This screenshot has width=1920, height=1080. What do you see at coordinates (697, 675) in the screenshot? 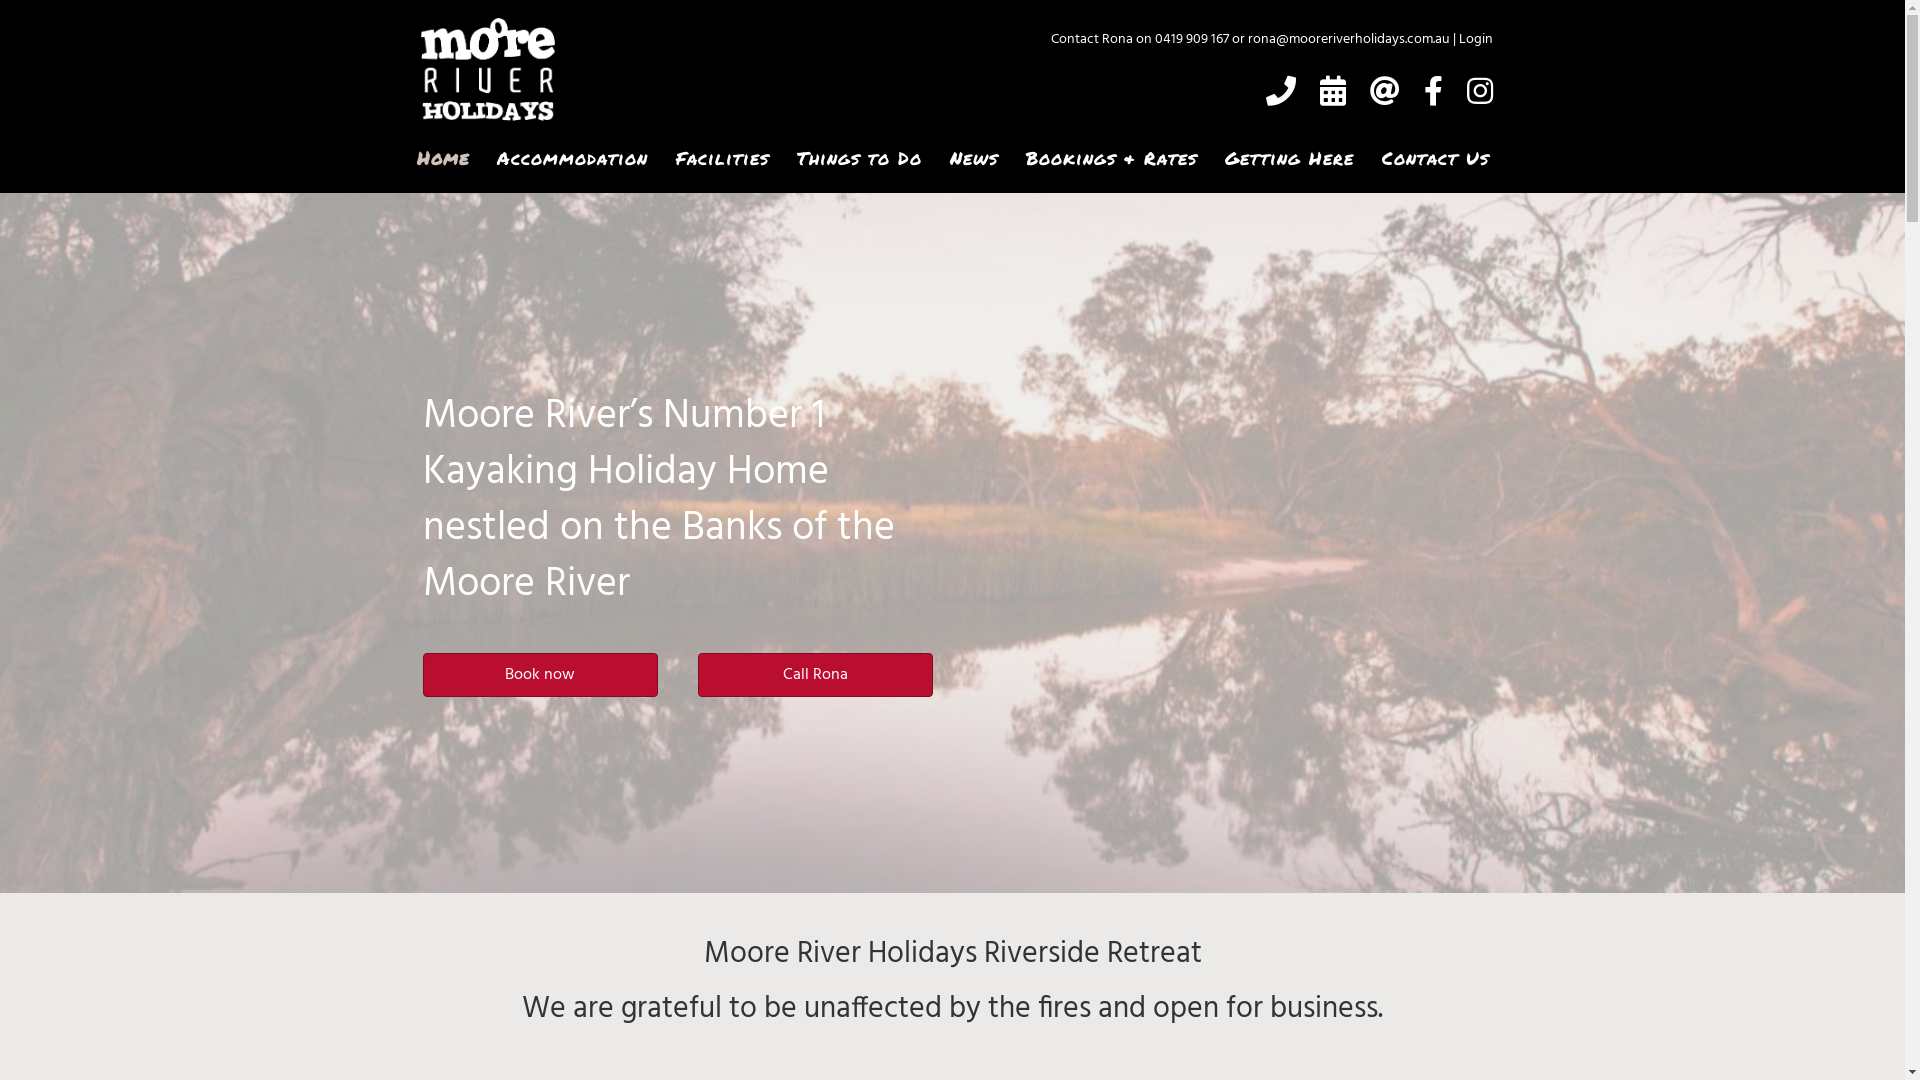
I see `'Call Rona'` at bounding box center [697, 675].